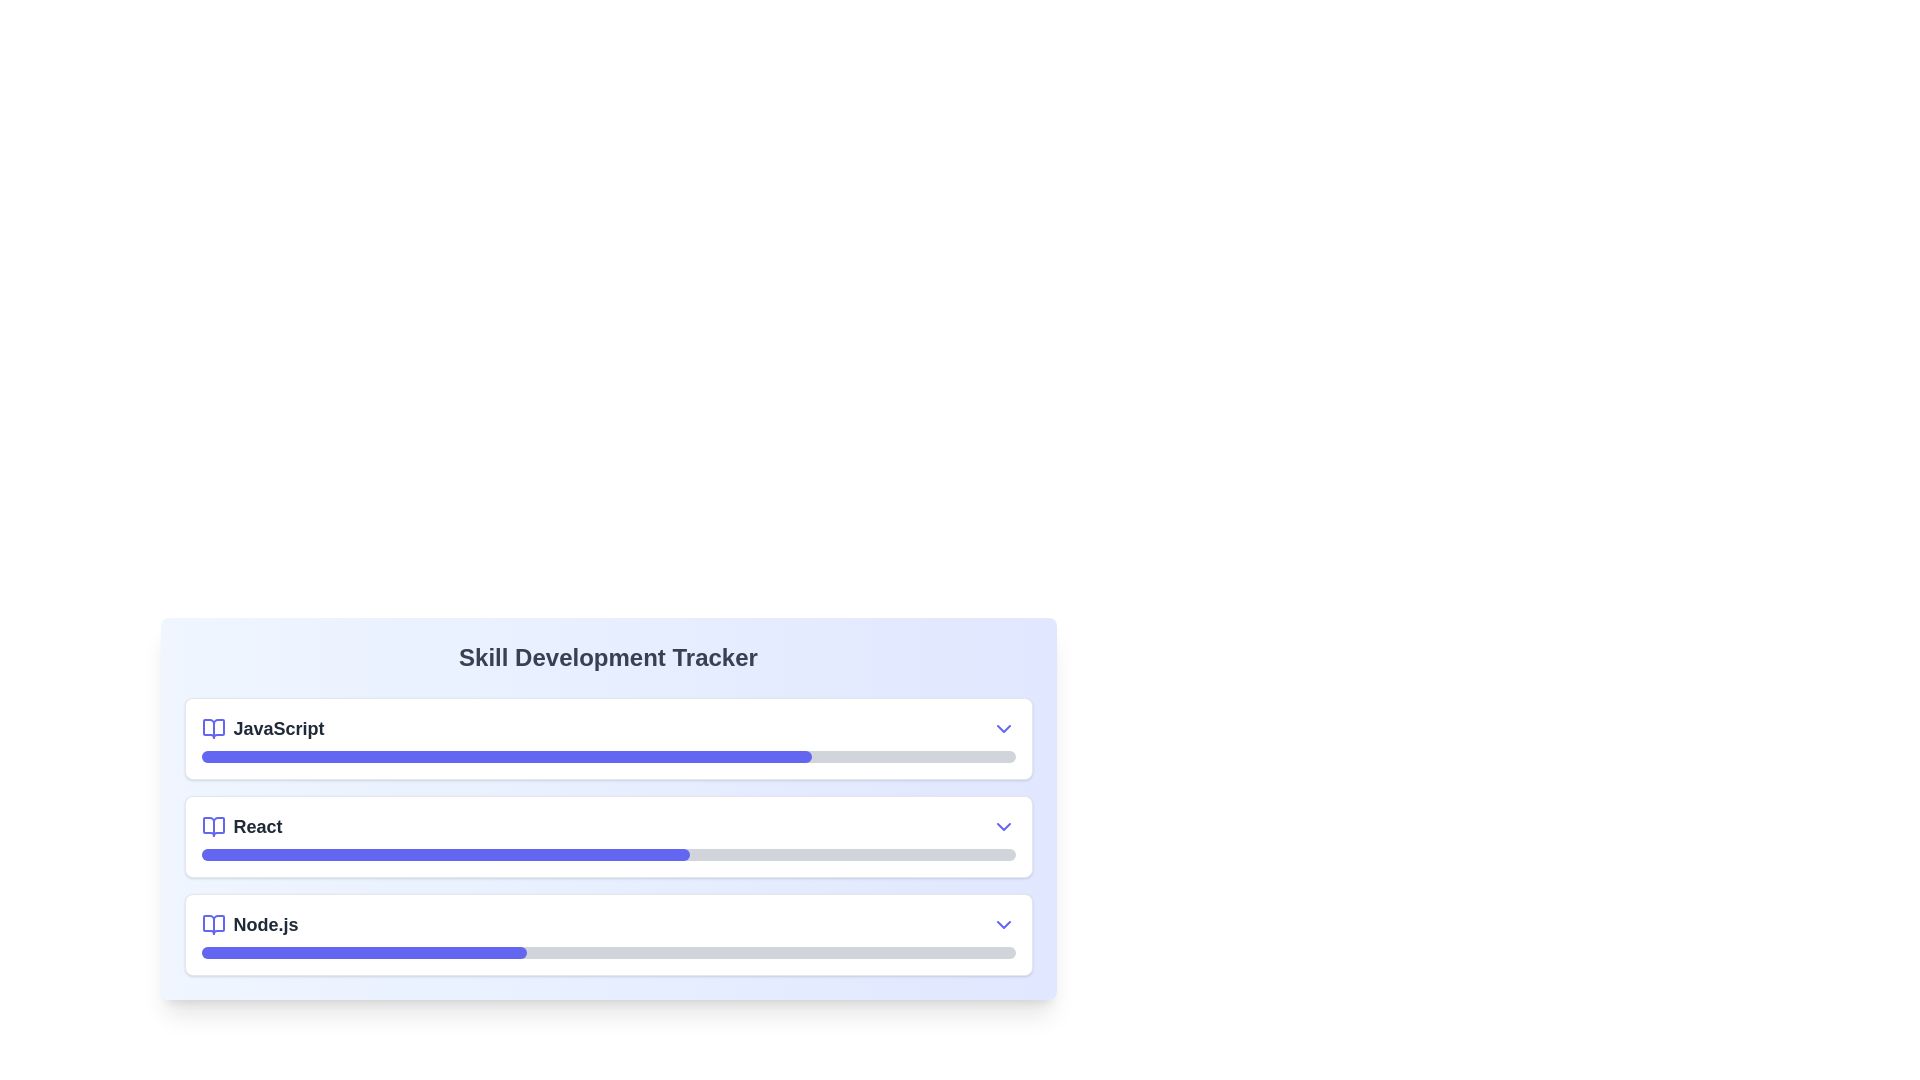 This screenshot has width=1920, height=1080. Describe the element at coordinates (1003, 729) in the screenshot. I see `the chevron-down icon located at the top section of the skill tracker card, to the far right of the 'JavaScript' row` at that location.